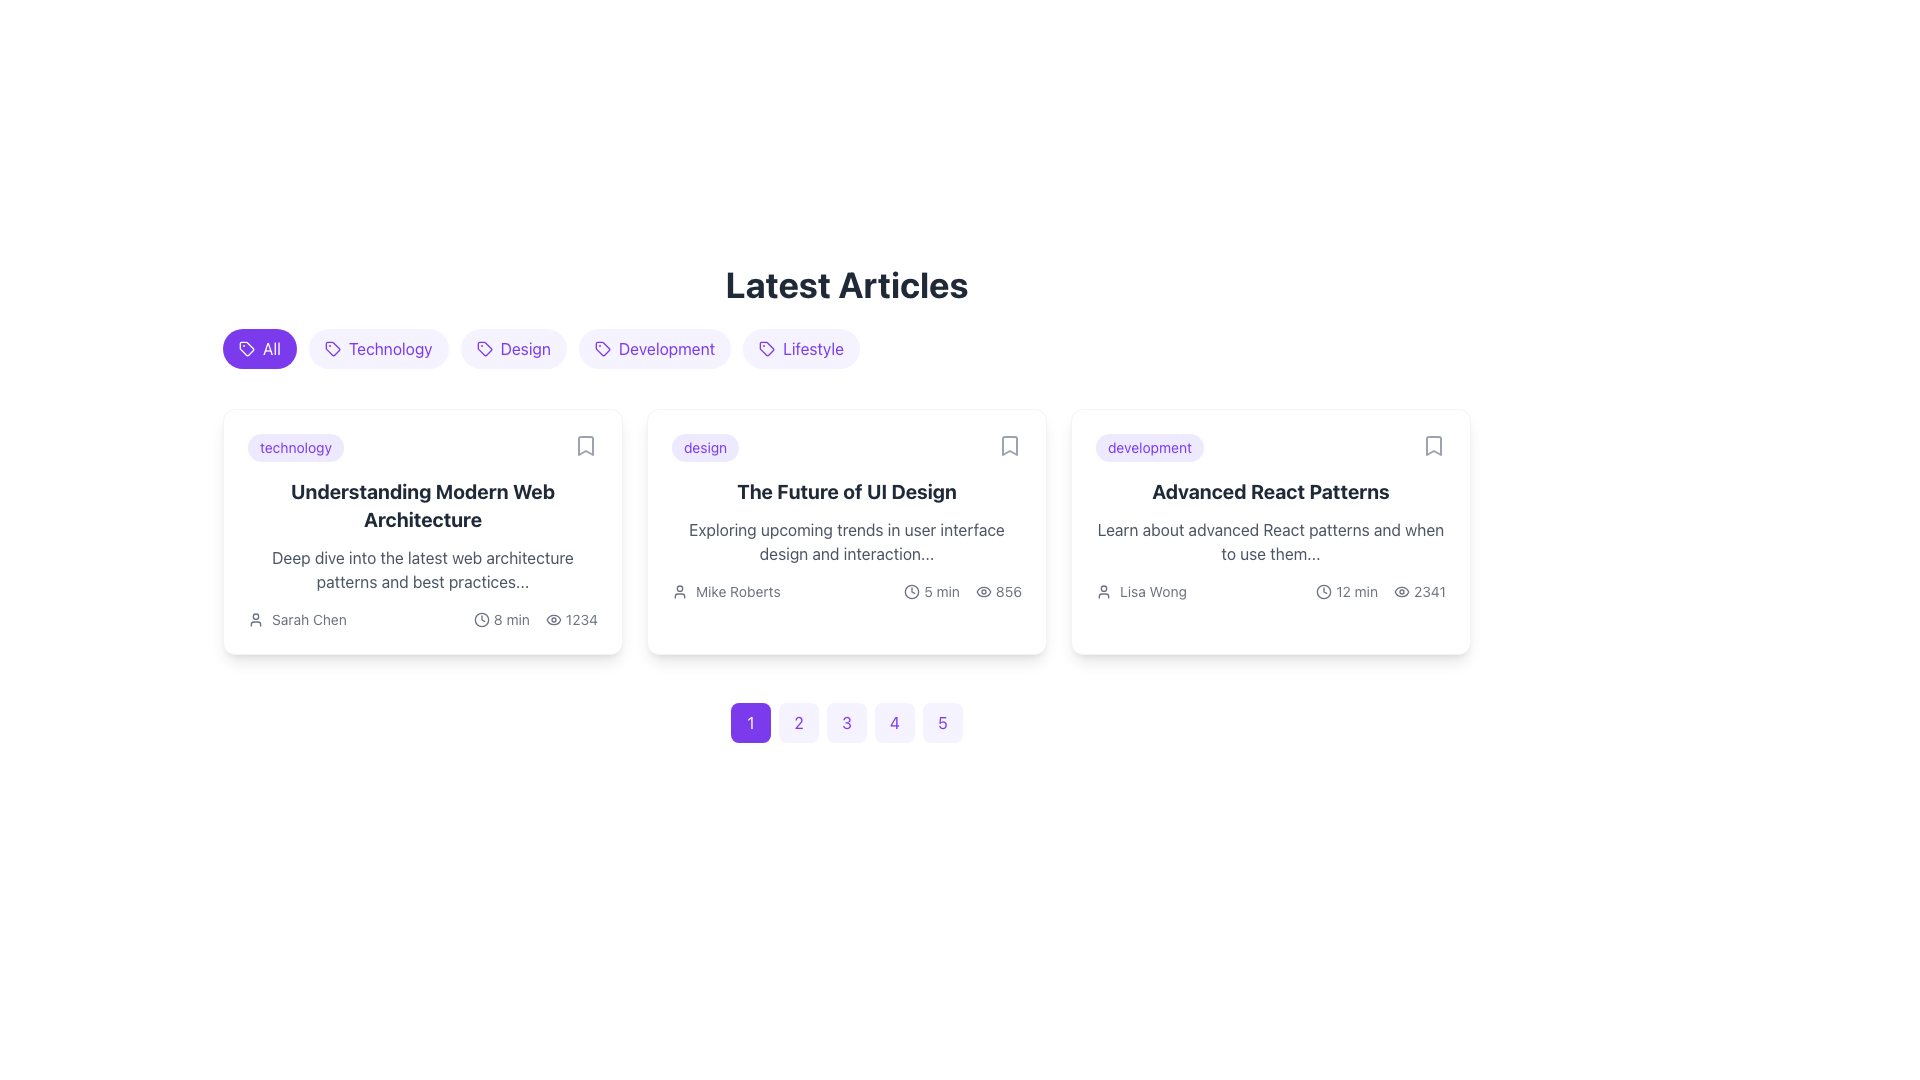  Describe the element at coordinates (601, 347) in the screenshot. I see `the 'Development' category icon located under the 'Latest Articles' heading` at that location.